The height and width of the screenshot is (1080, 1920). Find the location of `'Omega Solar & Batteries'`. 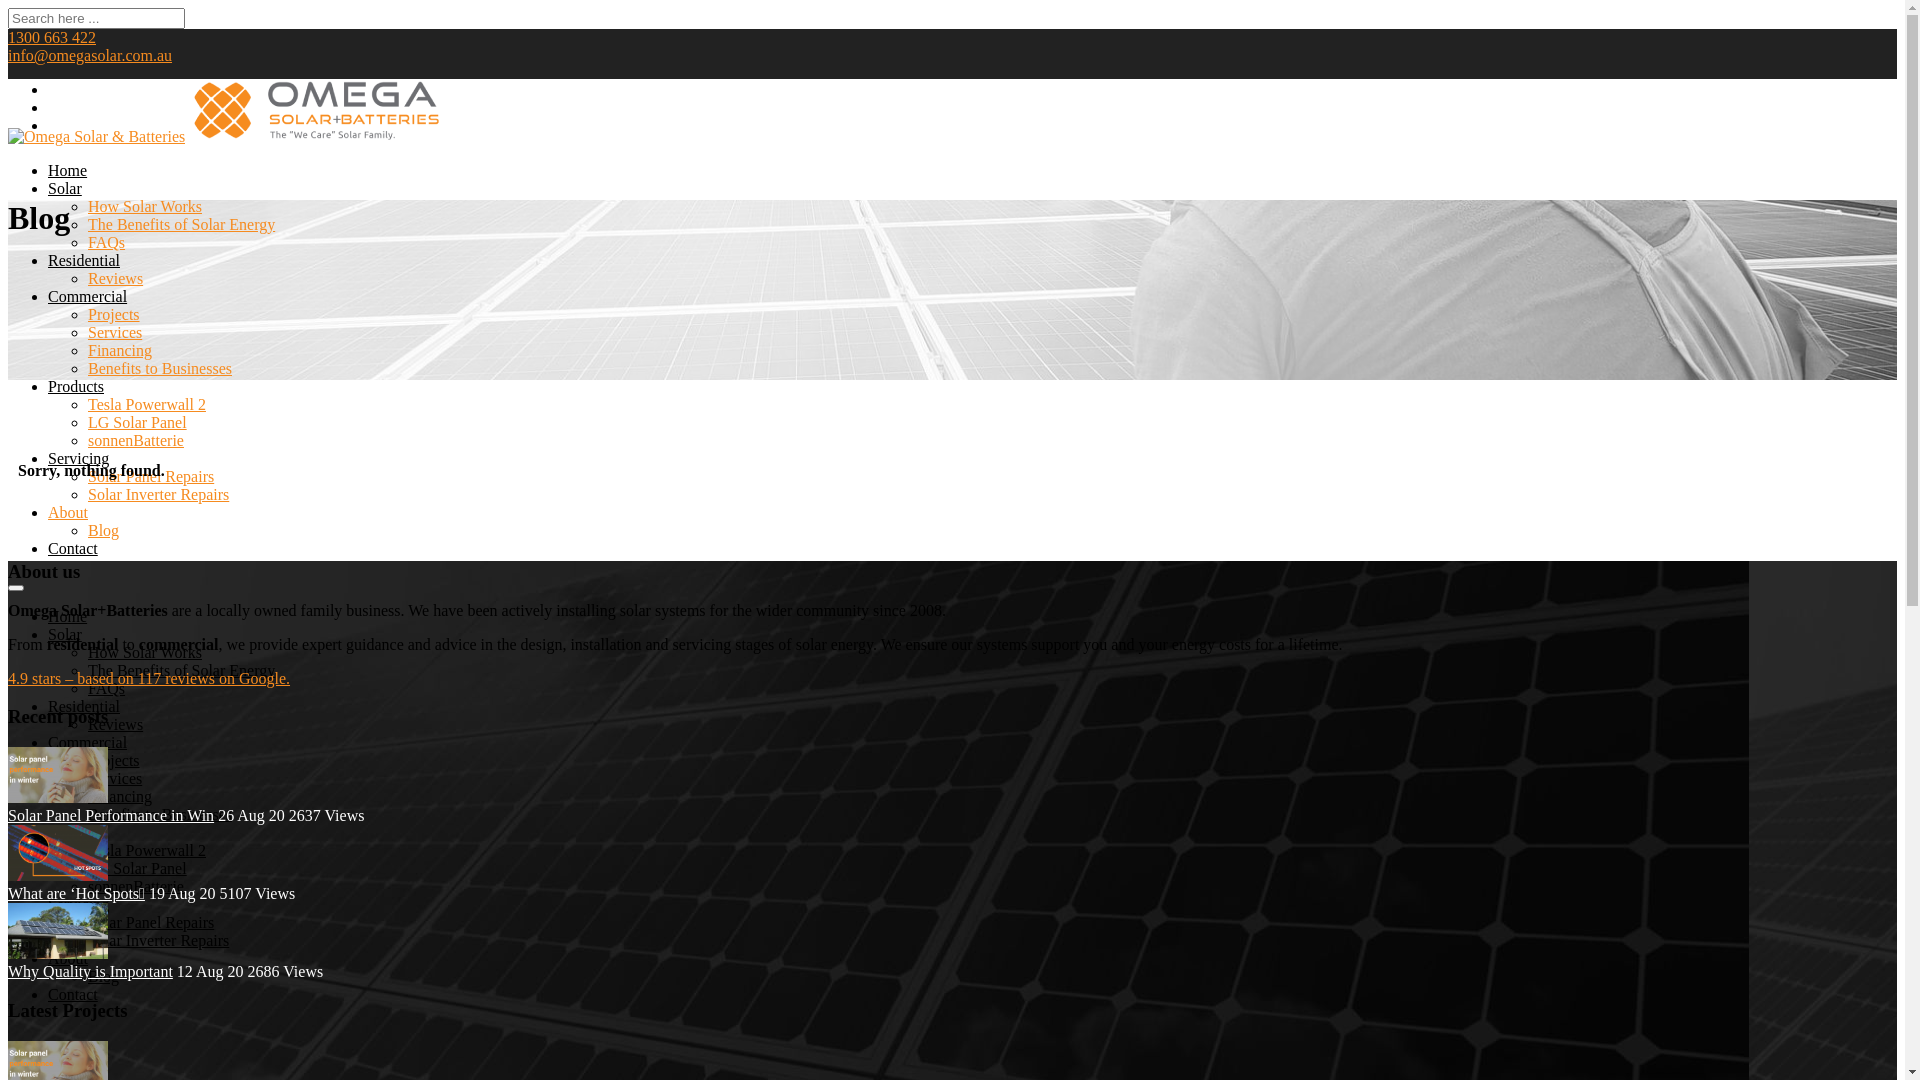

'Omega Solar & Batteries' is located at coordinates (95, 135).